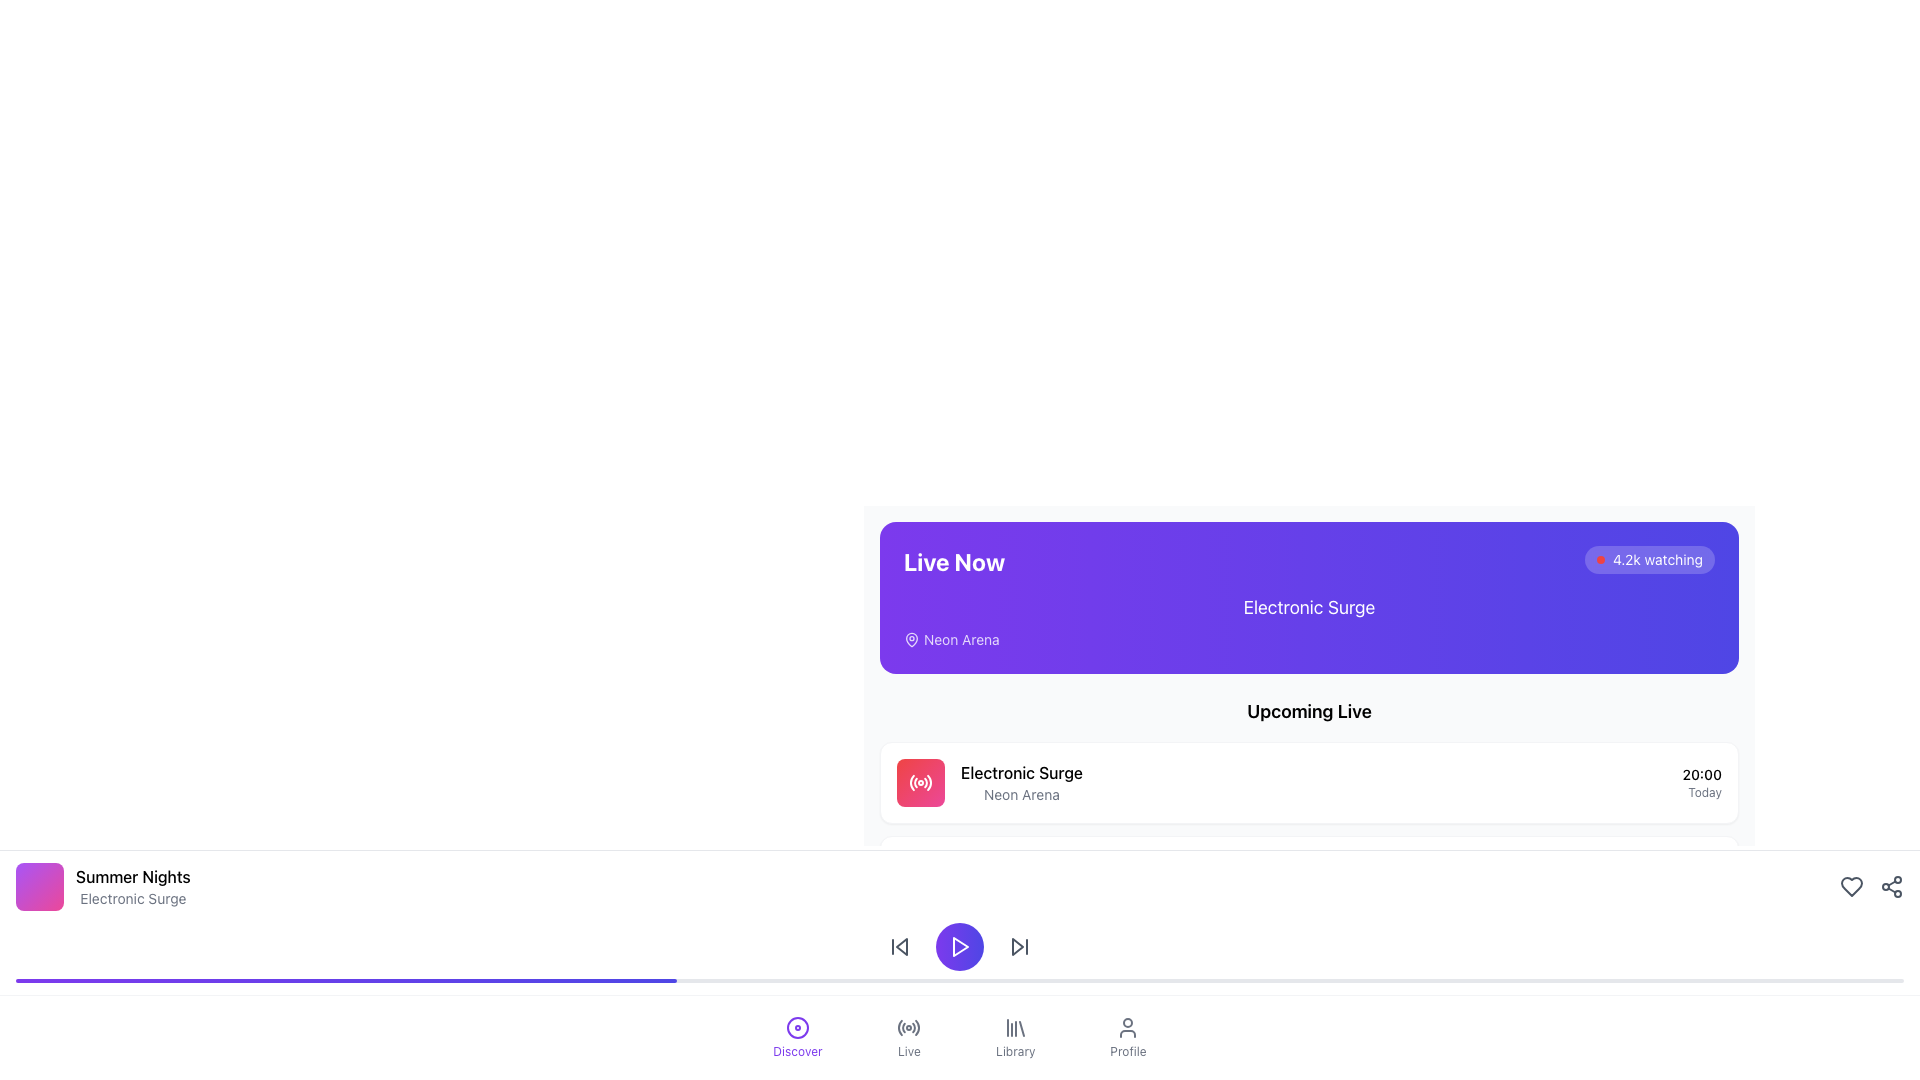  What do you see at coordinates (960, 979) in the screenshot?
I see `and drag the Progress Bar, which is a horizontal slim, rounded rectangle with a violet to indigo gradient, to change the progress` at bounding box center [960, 979].